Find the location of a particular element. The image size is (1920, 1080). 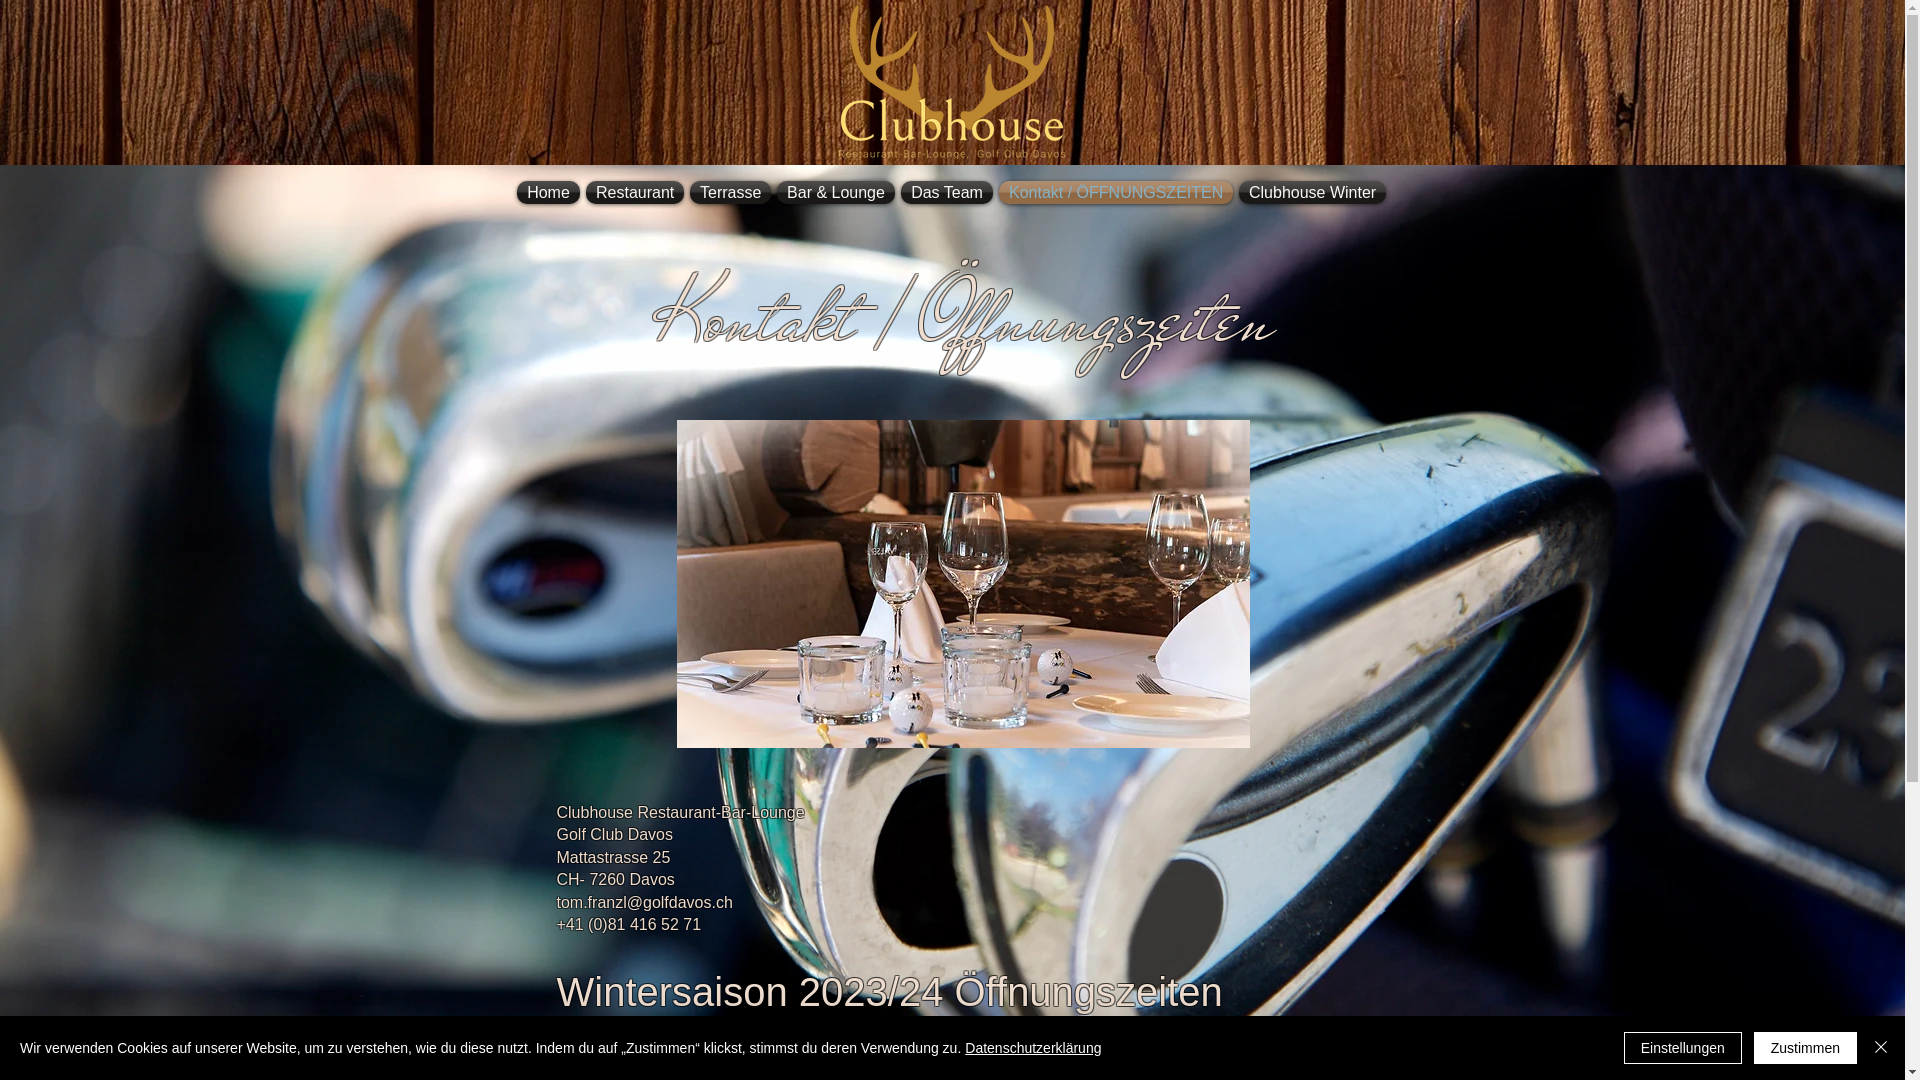

'tom.franzl@golfdavos.ch' is located at coordinates (643, 902).